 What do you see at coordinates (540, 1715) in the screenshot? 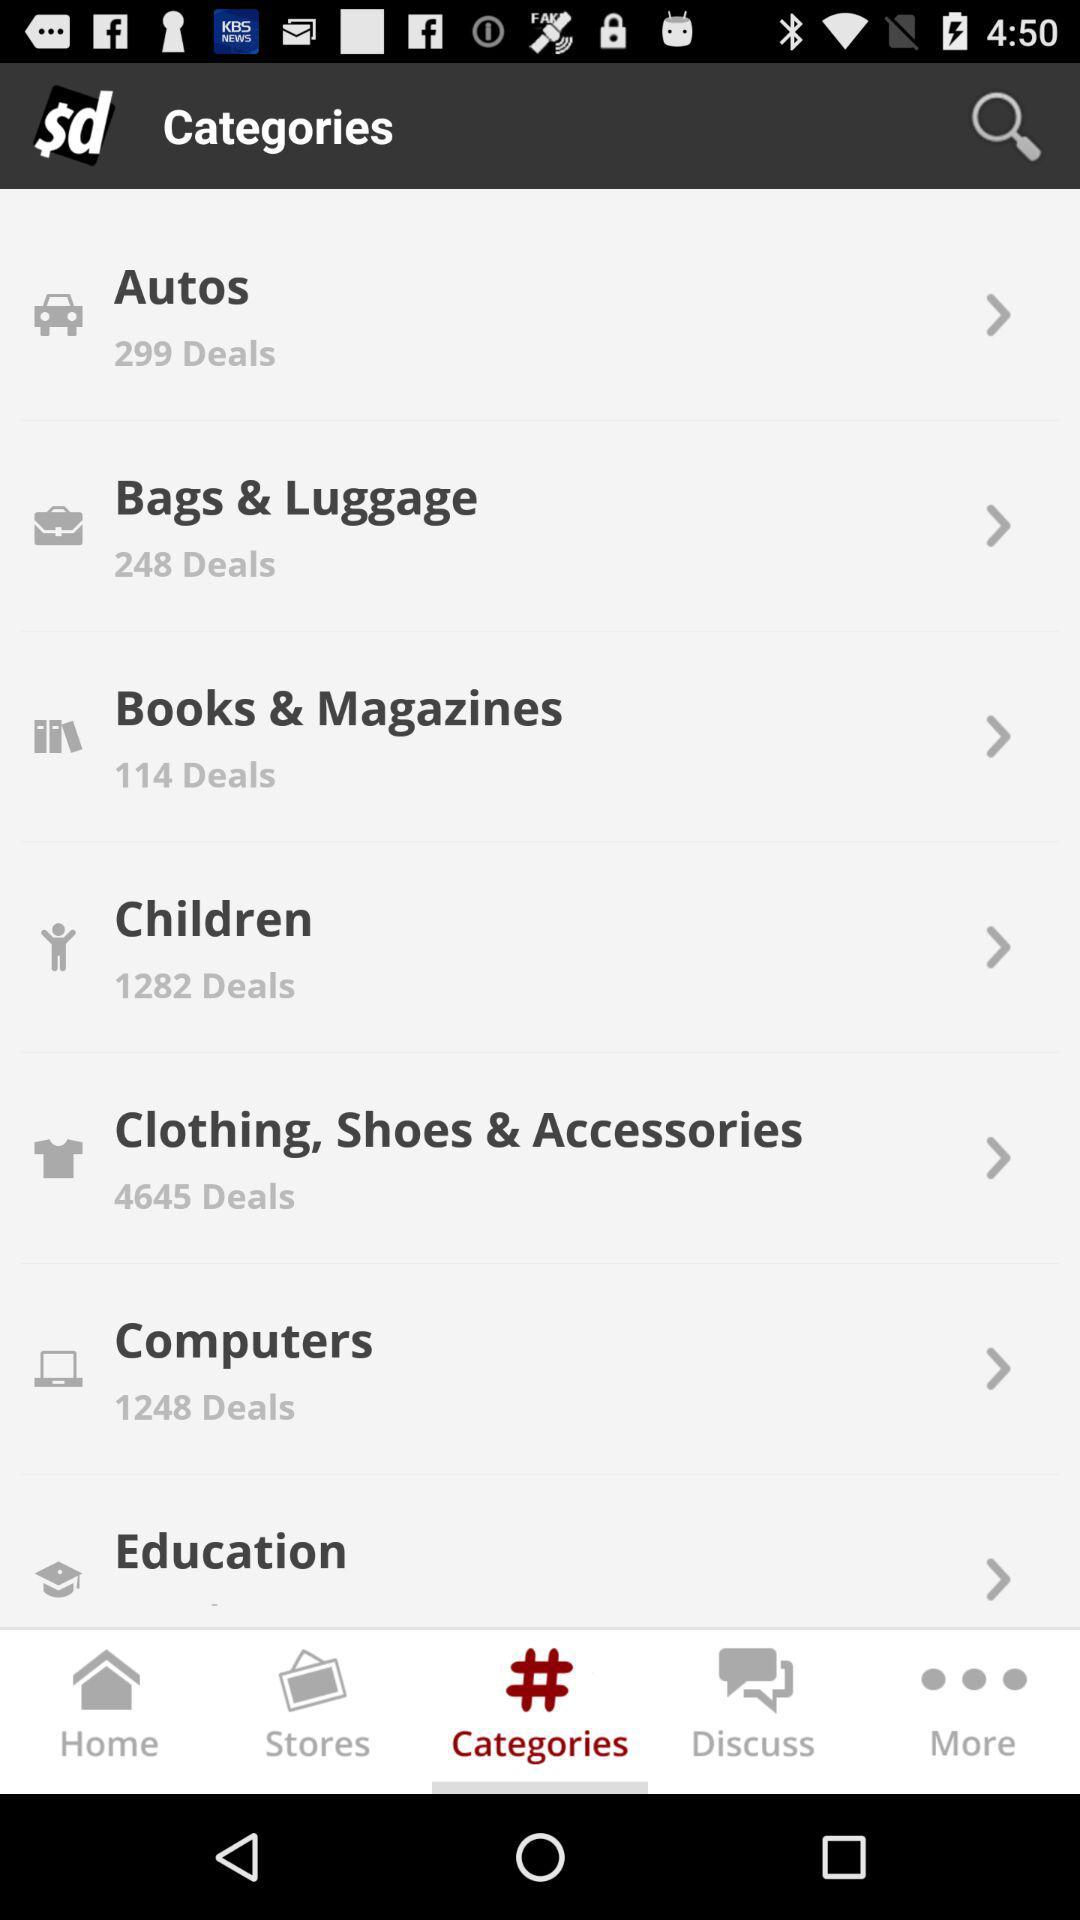
I see `category page` at bounding box center [540, 1715].